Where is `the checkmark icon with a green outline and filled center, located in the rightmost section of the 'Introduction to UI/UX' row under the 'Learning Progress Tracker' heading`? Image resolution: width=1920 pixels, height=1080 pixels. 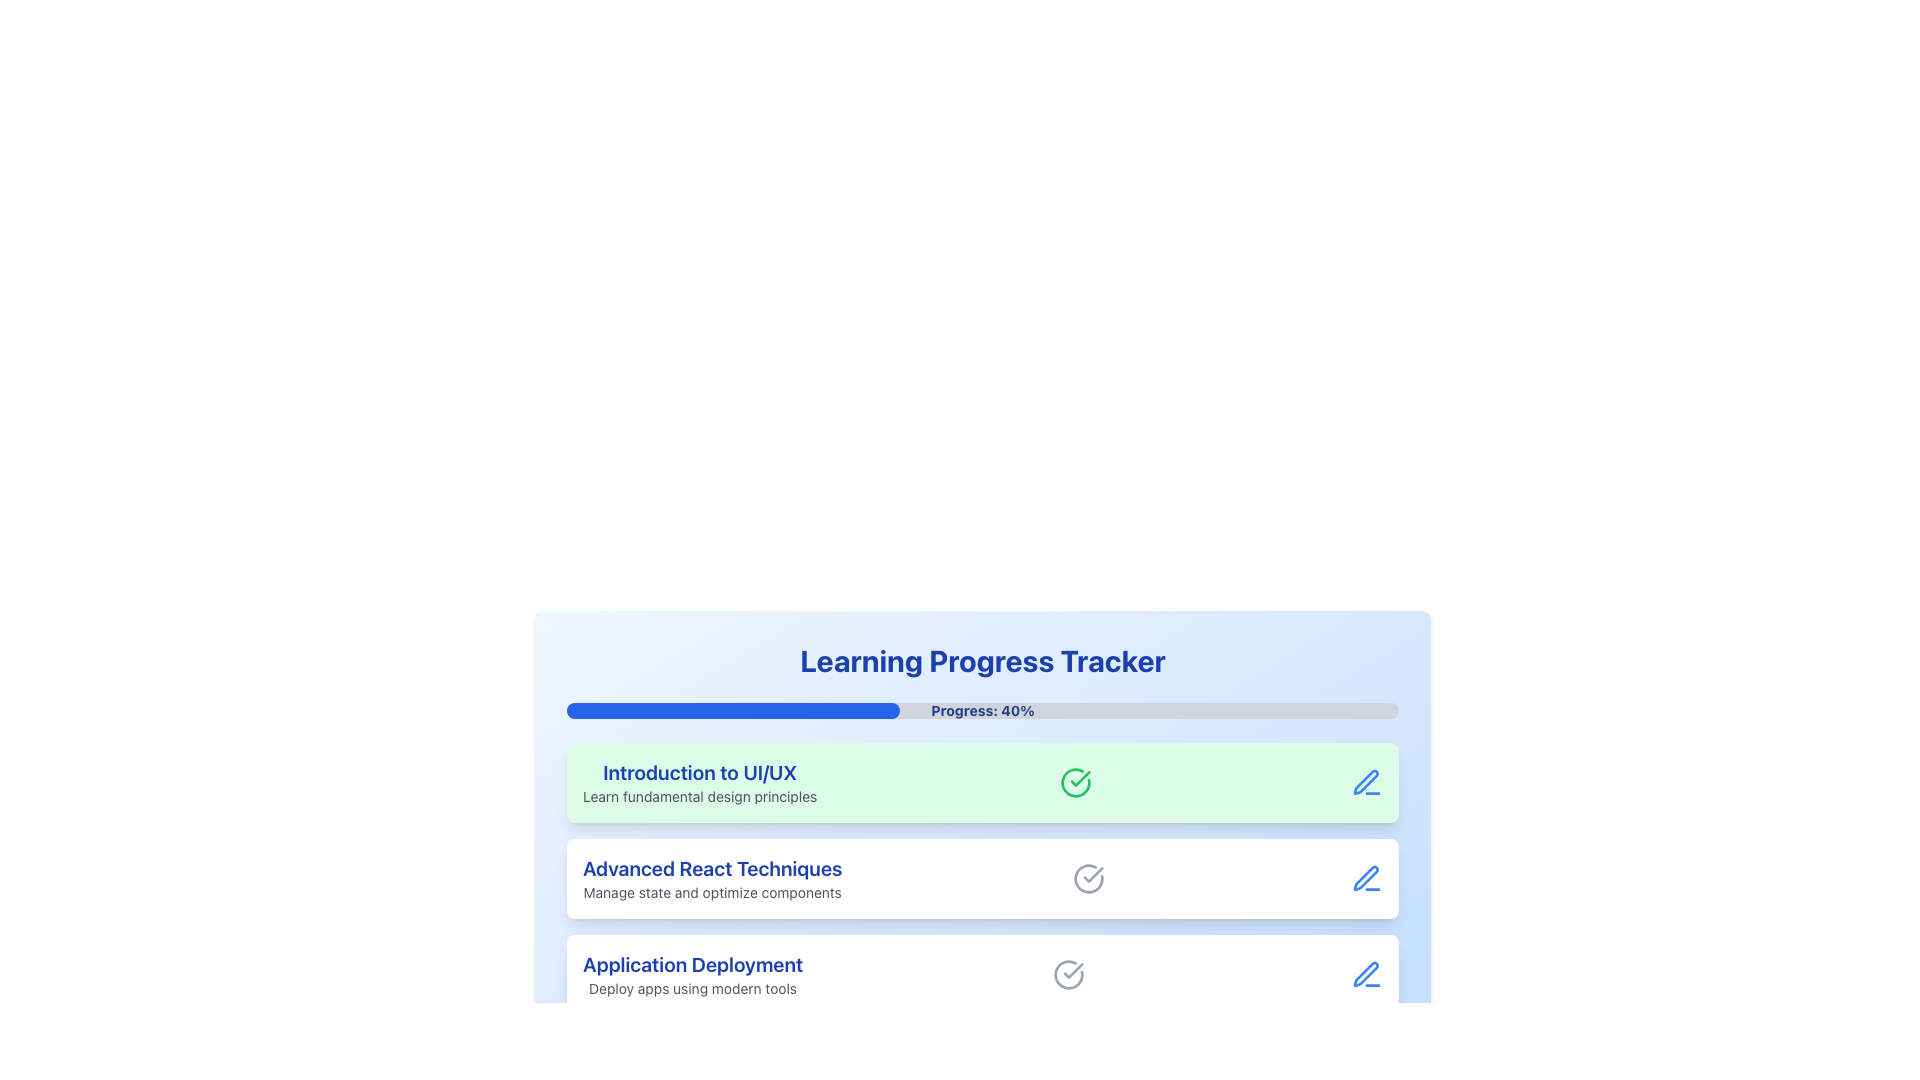
the checkmark icon with a green outline and filled center, located in the rightmost section of the 'Introduction to UI/UX' row under the 'Learning Progress Tracker' heading is located at coordinates (1079, 778).